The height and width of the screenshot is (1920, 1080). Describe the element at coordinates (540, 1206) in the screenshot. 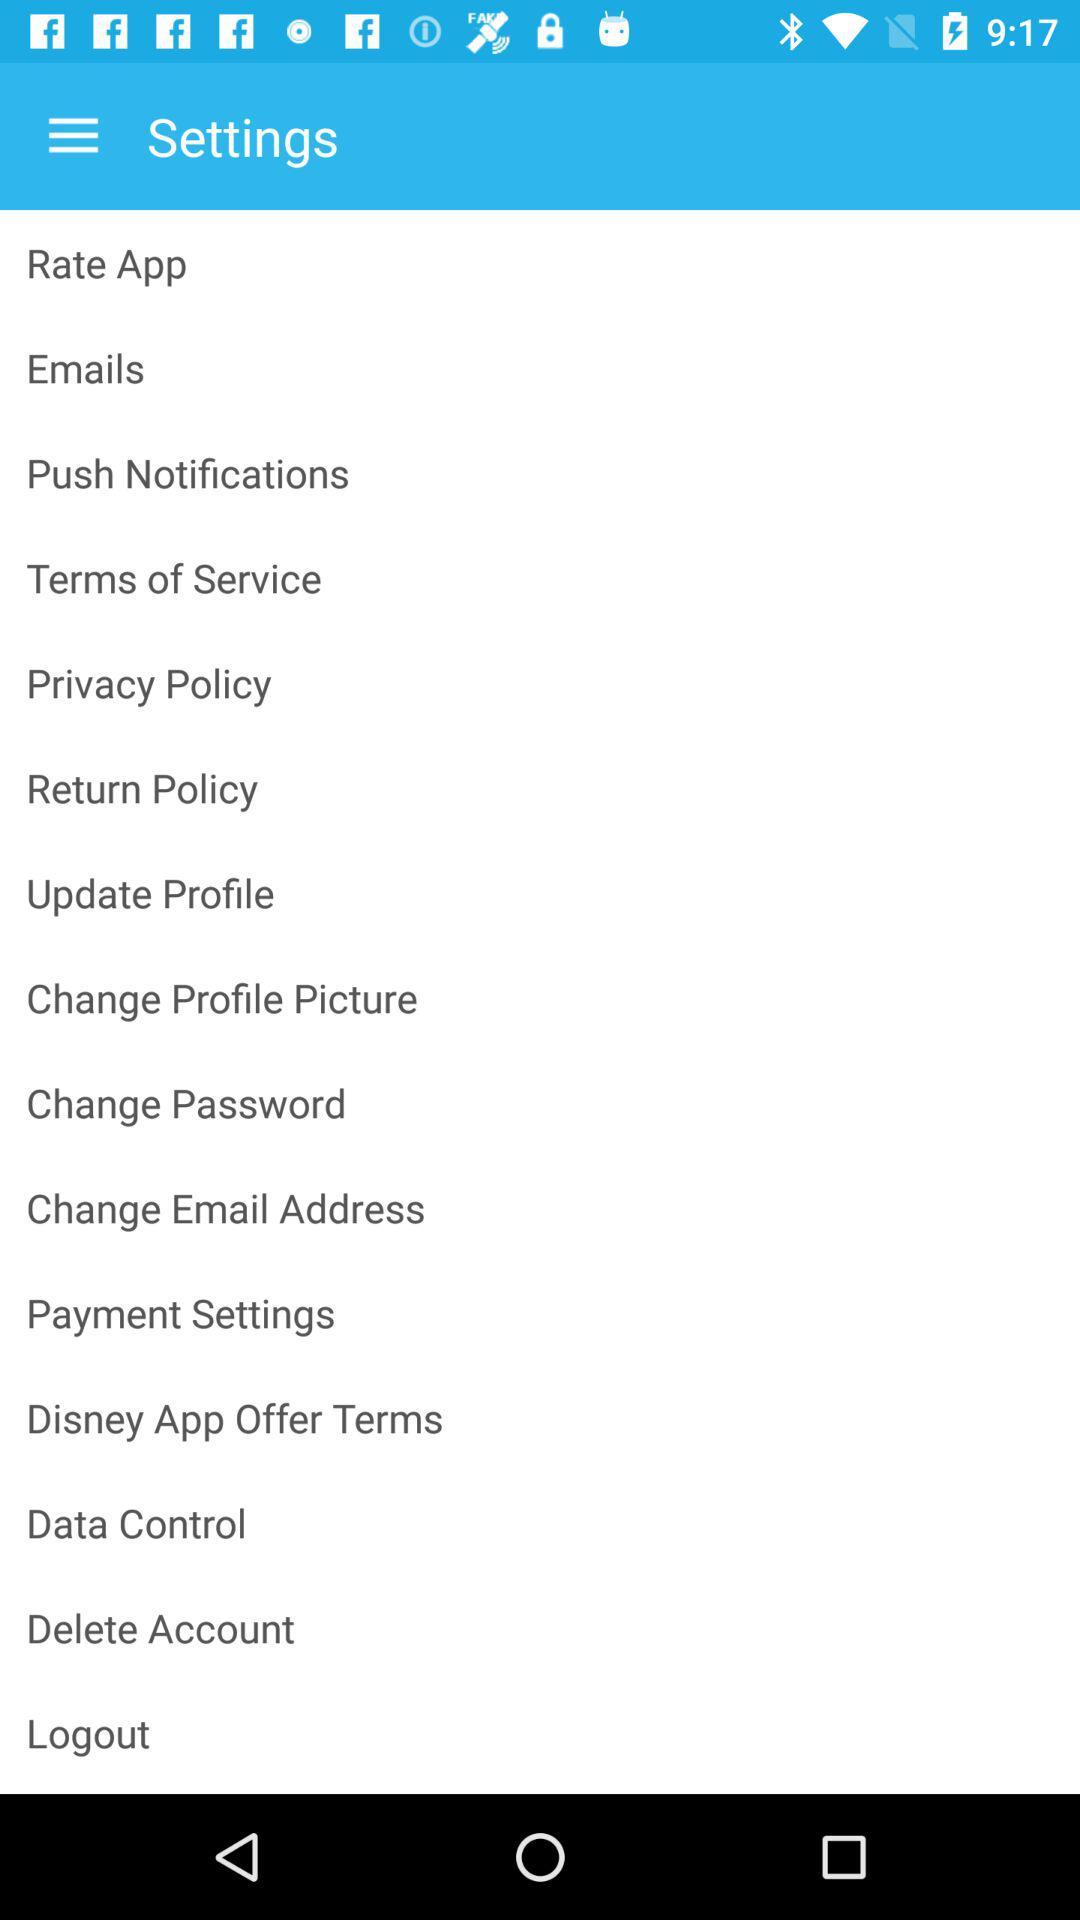

I see `change email address` at that location.